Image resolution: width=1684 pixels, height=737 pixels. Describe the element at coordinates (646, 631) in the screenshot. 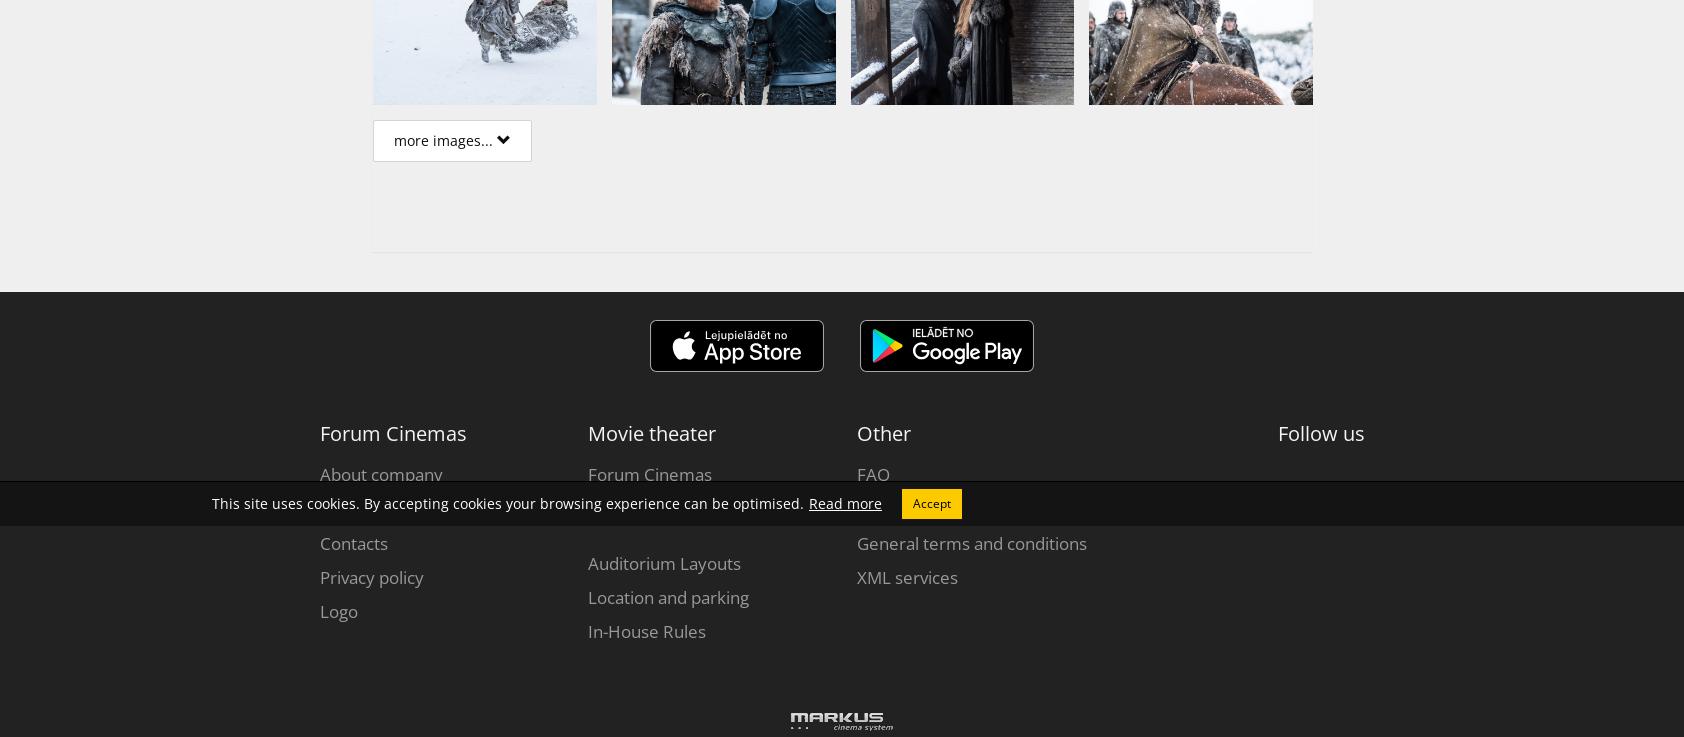

I see `'In-House Rules'` at that location.